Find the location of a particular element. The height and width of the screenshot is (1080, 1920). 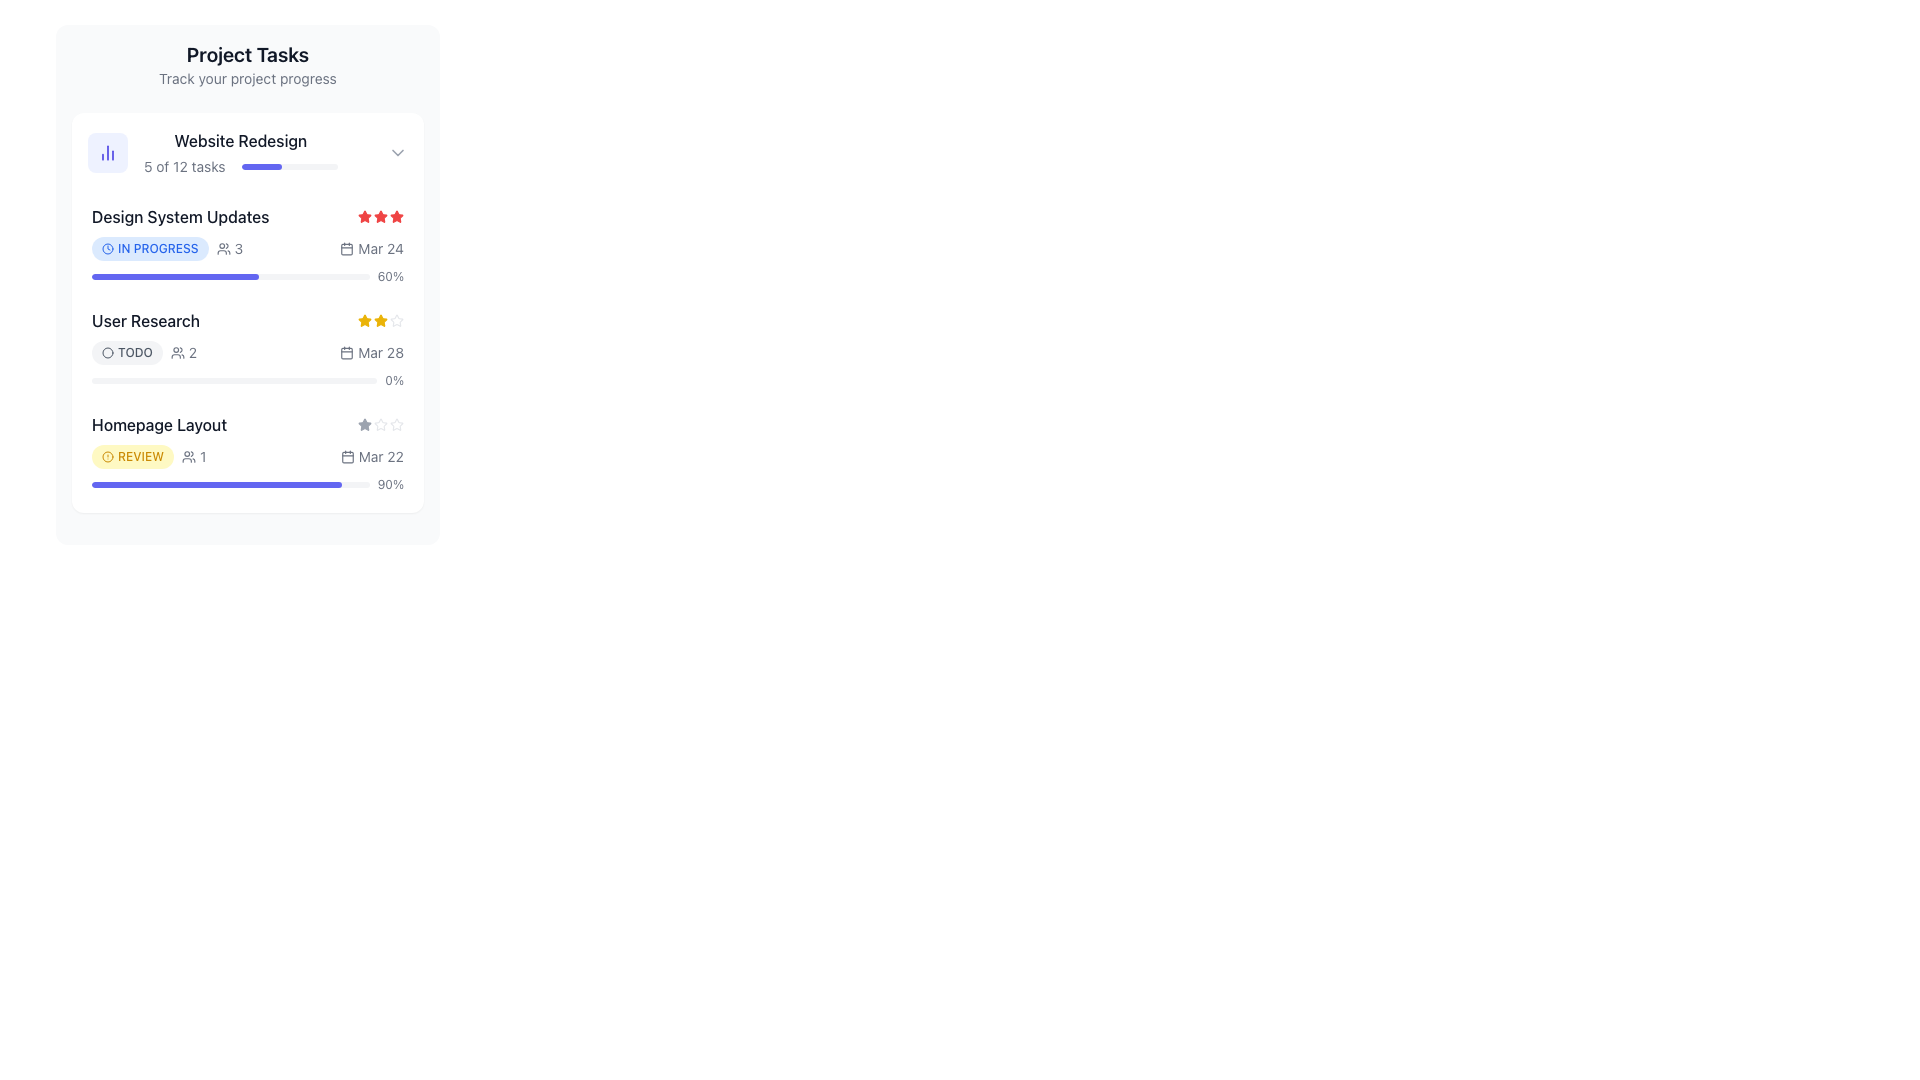

the second star icon in the rating system for the 'Design System Updates' task to set a two-star rating is located at coordinates (364, 216).